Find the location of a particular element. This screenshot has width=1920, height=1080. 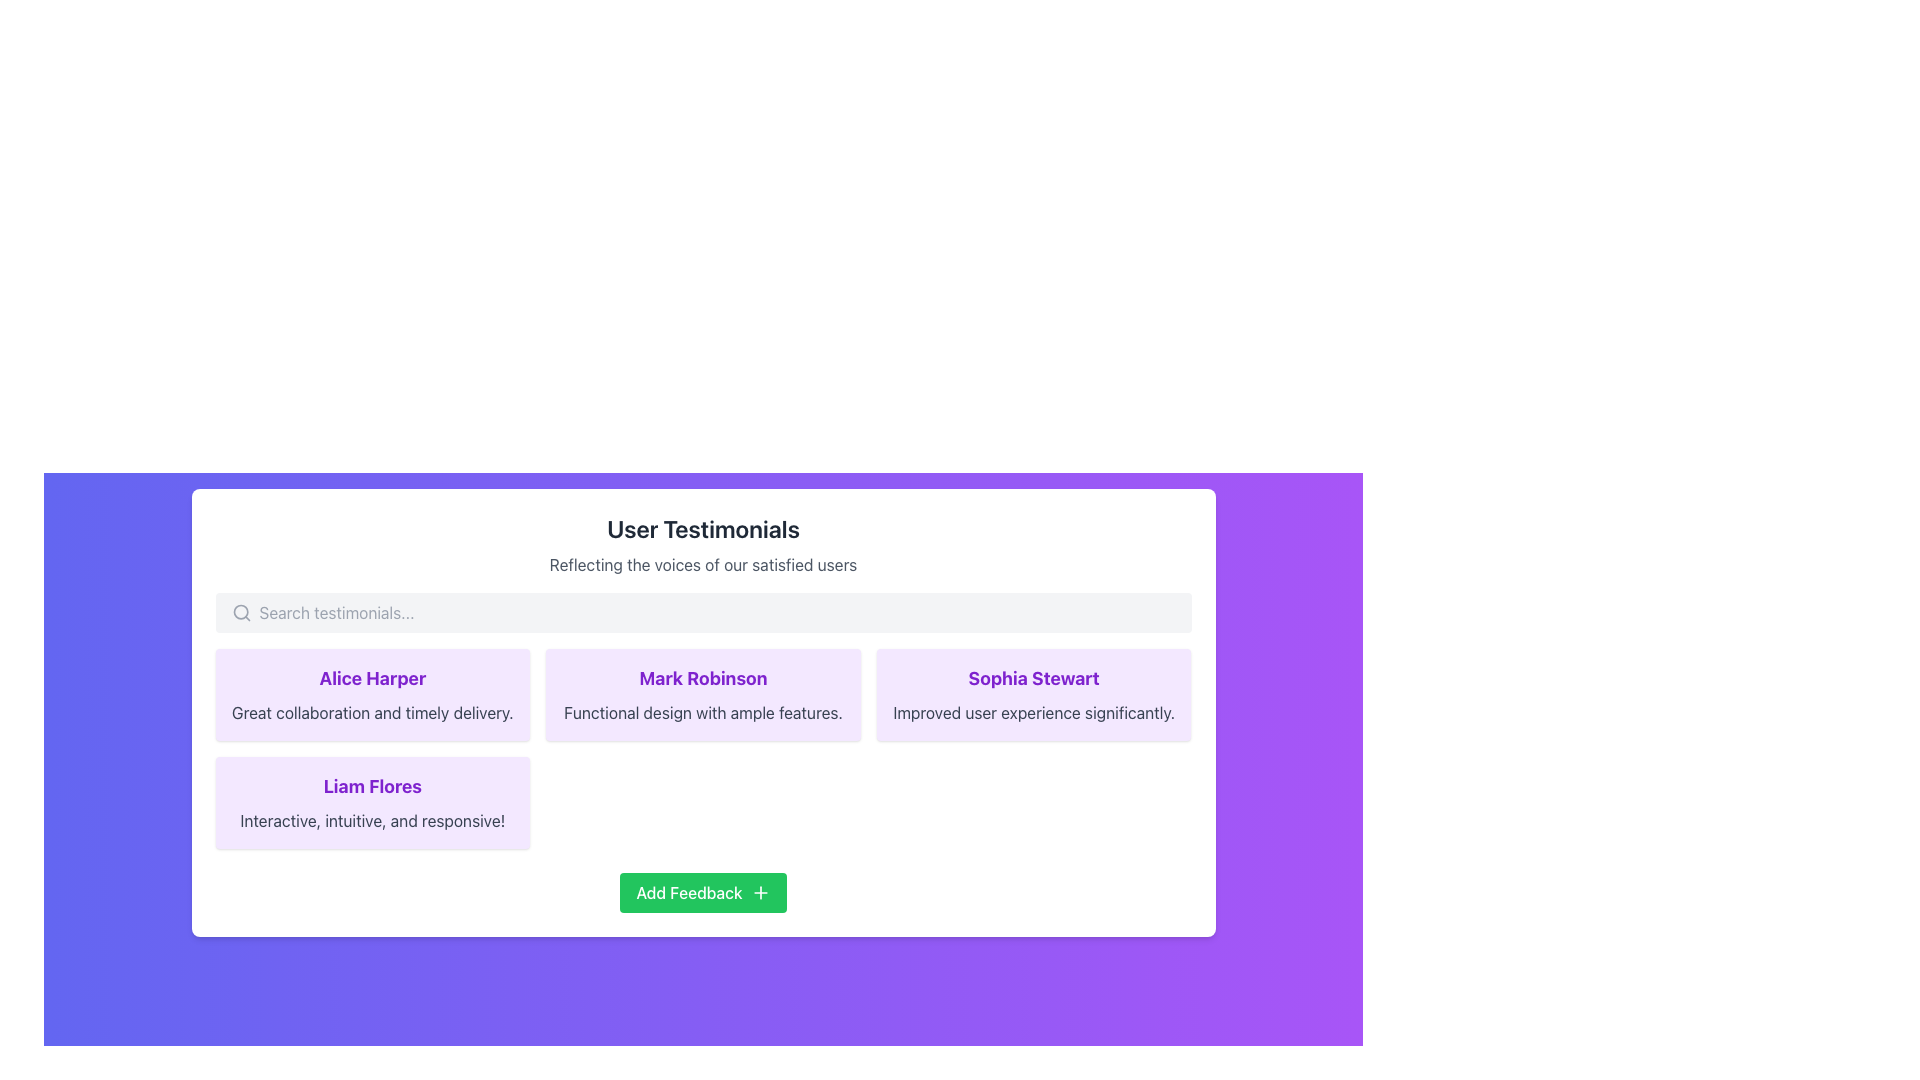

the rectangular green button labeled 'Add Feedback' located at the bottom center of the UI card is located at coordinates (703, 892).